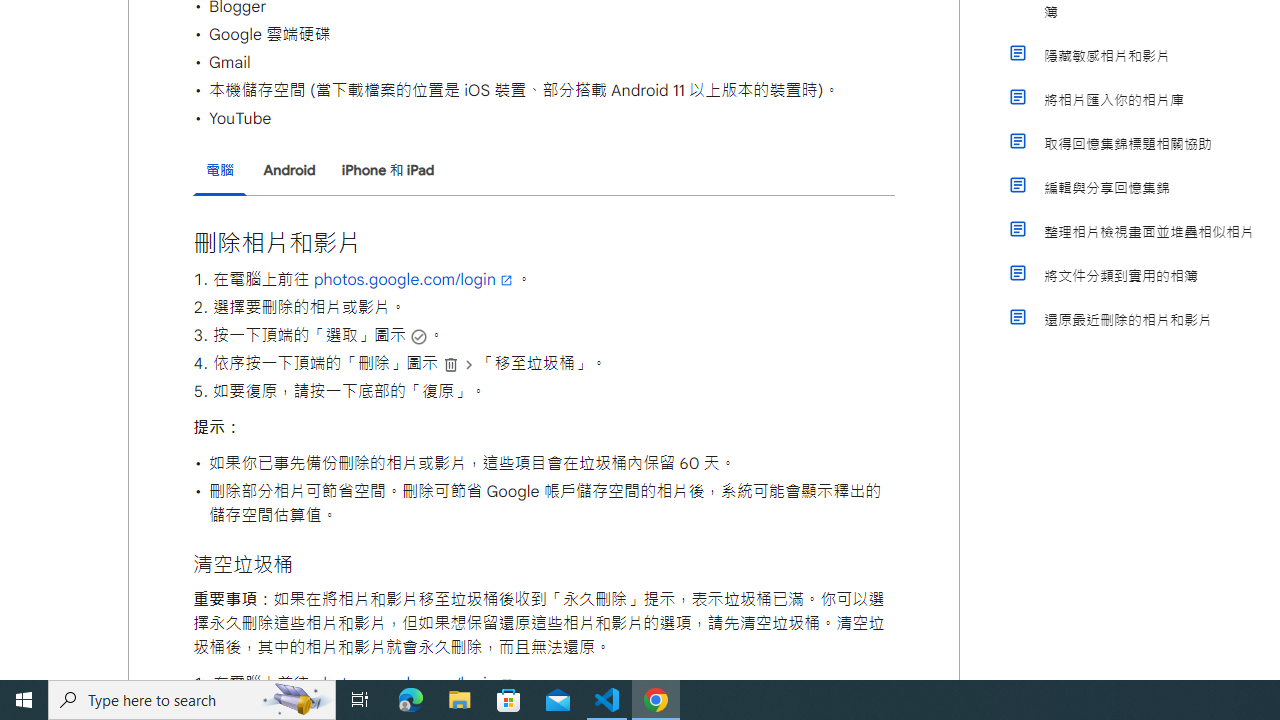 Image resolution: width=1280 pixels, height=720 pixels. What do you see at coordinates (288, 169) in the screenshot?
I see `'Android'` at bounding box center [288, 169].